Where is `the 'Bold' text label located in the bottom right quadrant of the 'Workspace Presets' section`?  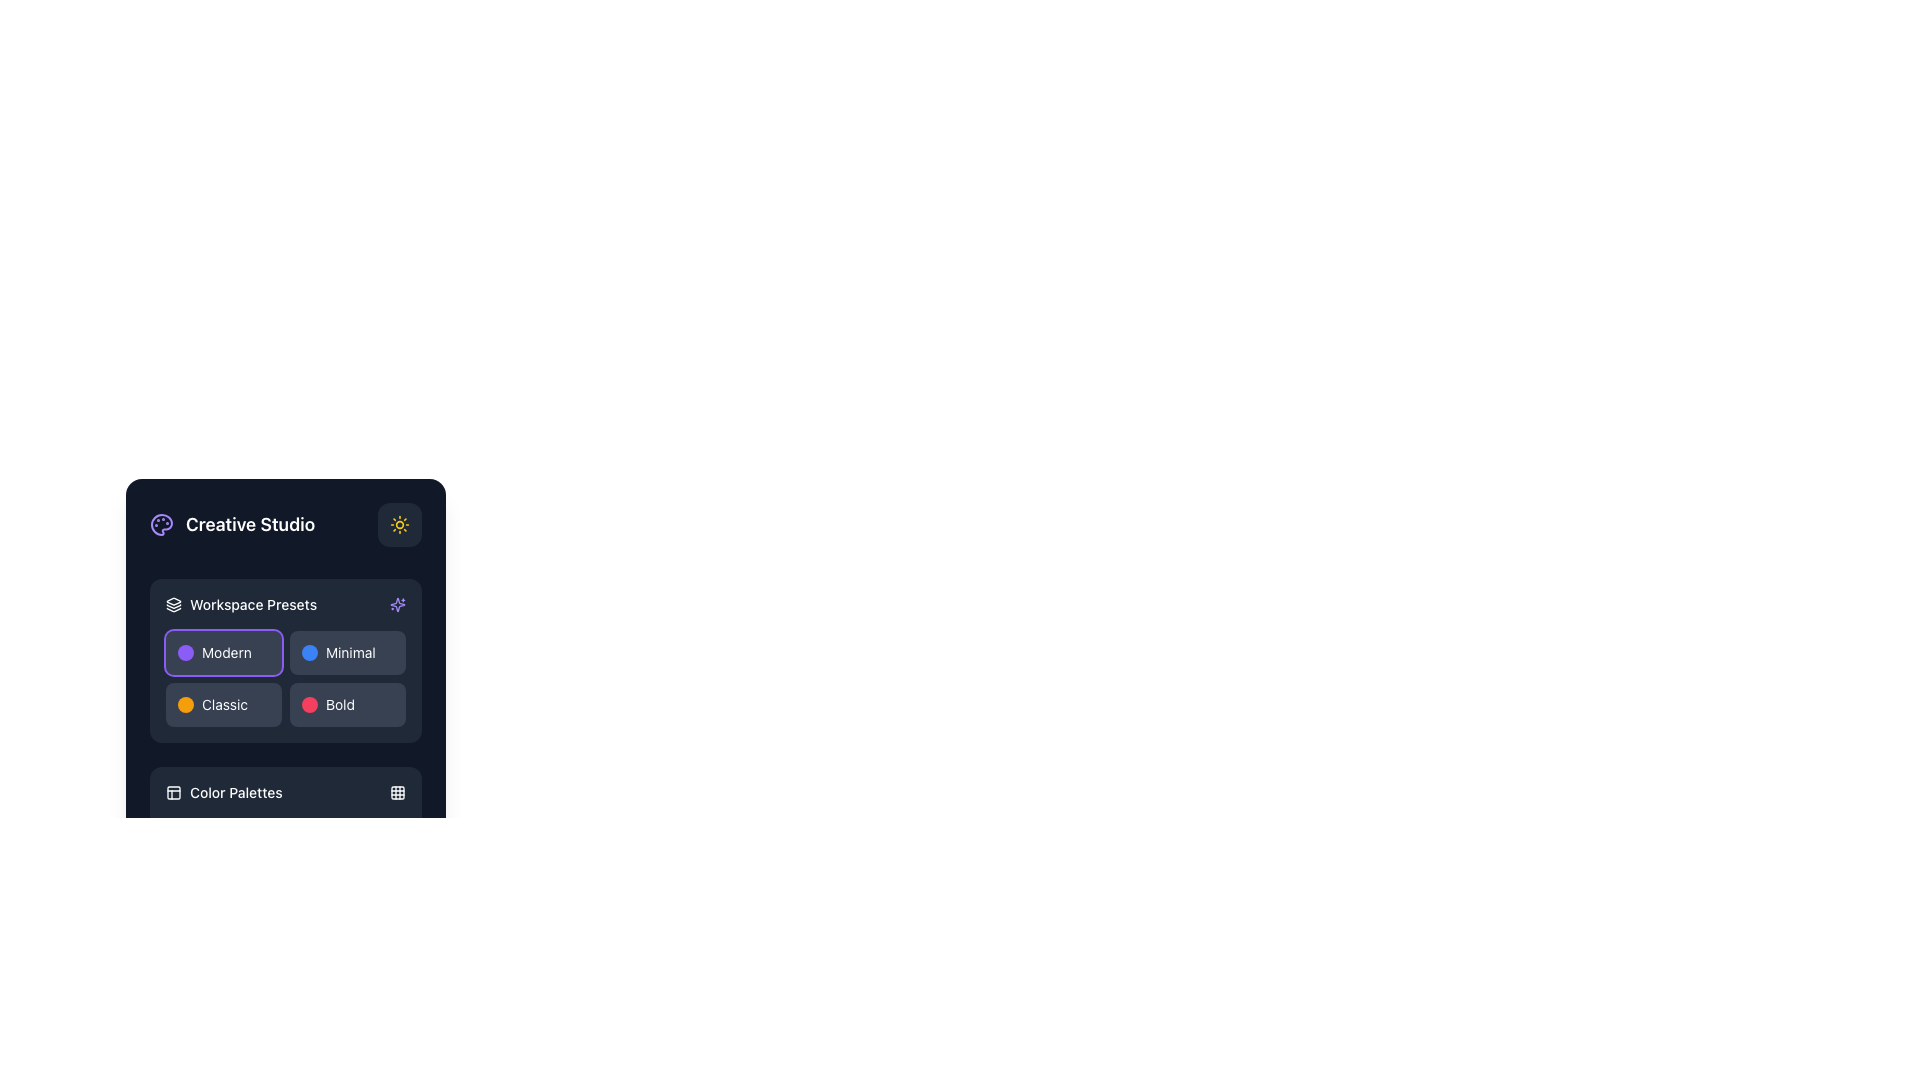
the 'Bold' text label located in the bottom right quadrant of the 'Workspace Presets' section is located at coordinates (340, 704).